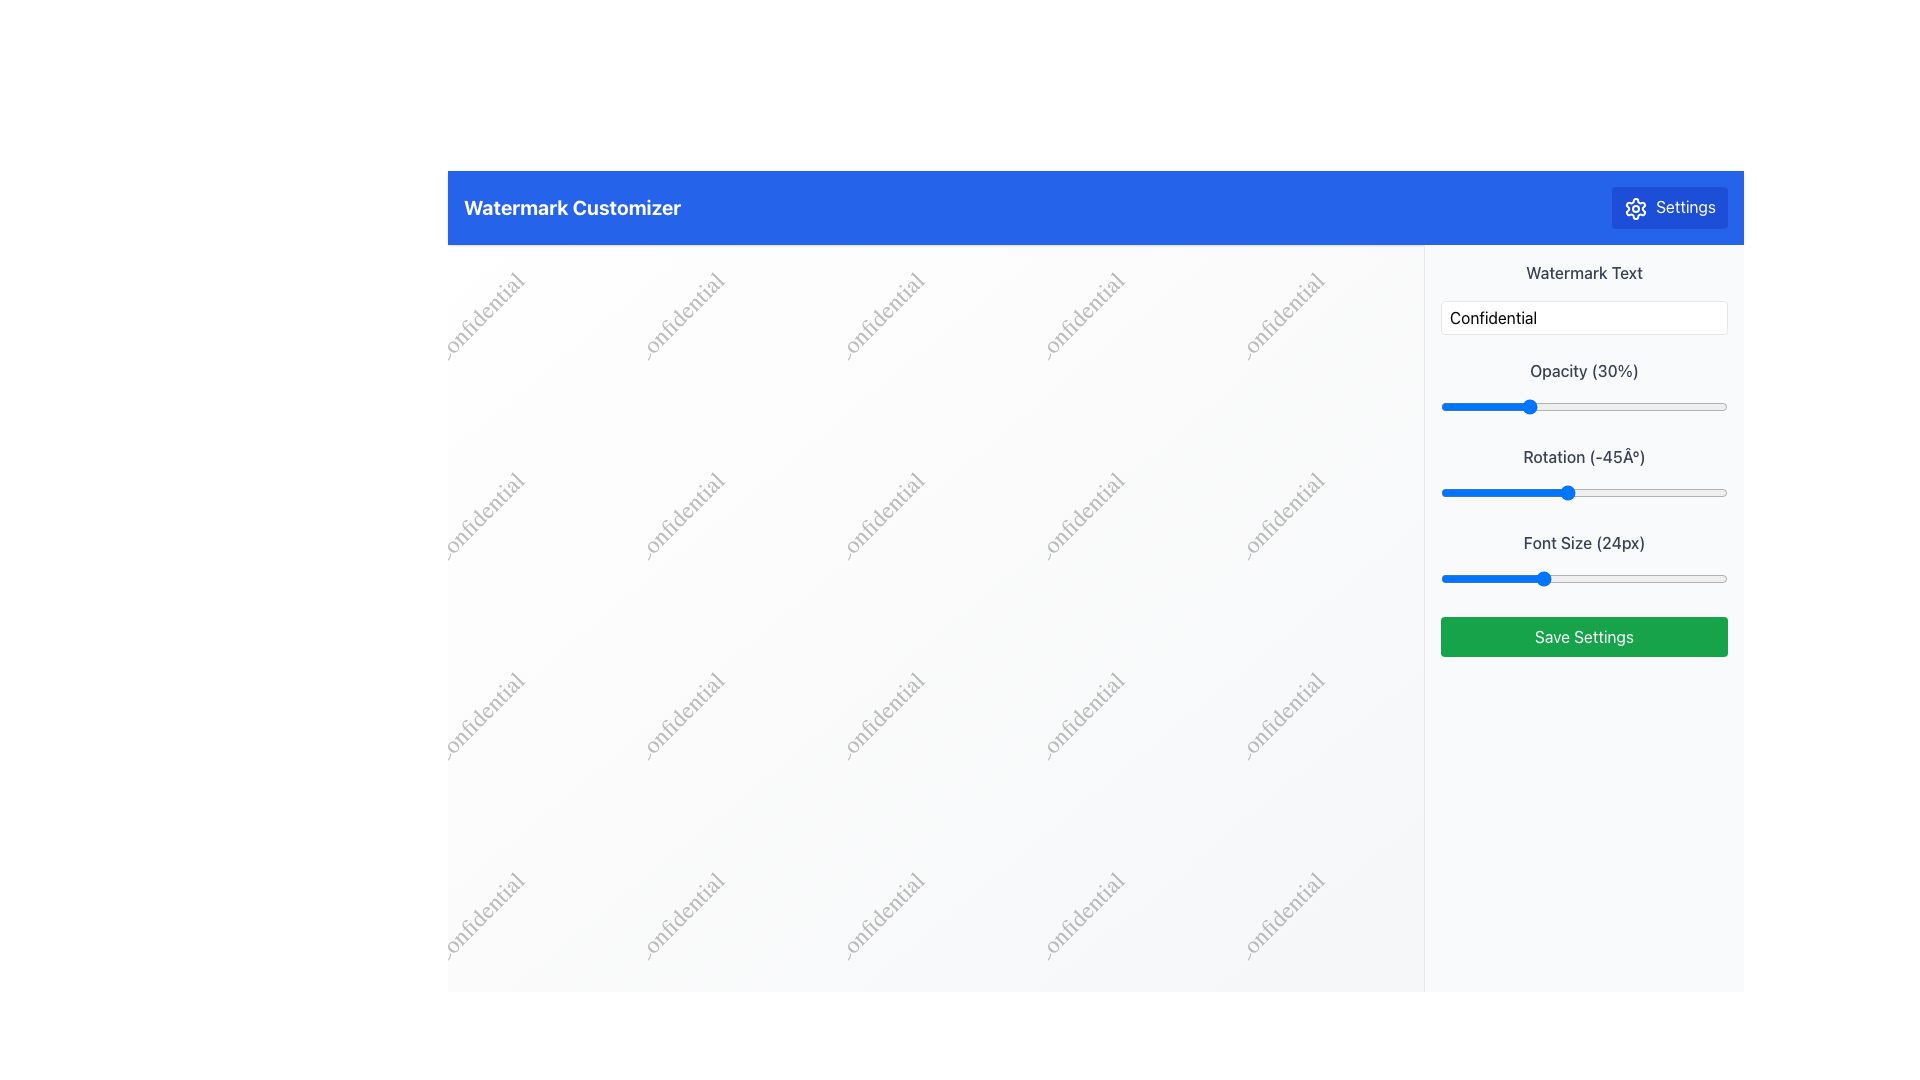  Describe the element at coordinates (1598, 492) in the screenshot. I see `rotation` at that location.